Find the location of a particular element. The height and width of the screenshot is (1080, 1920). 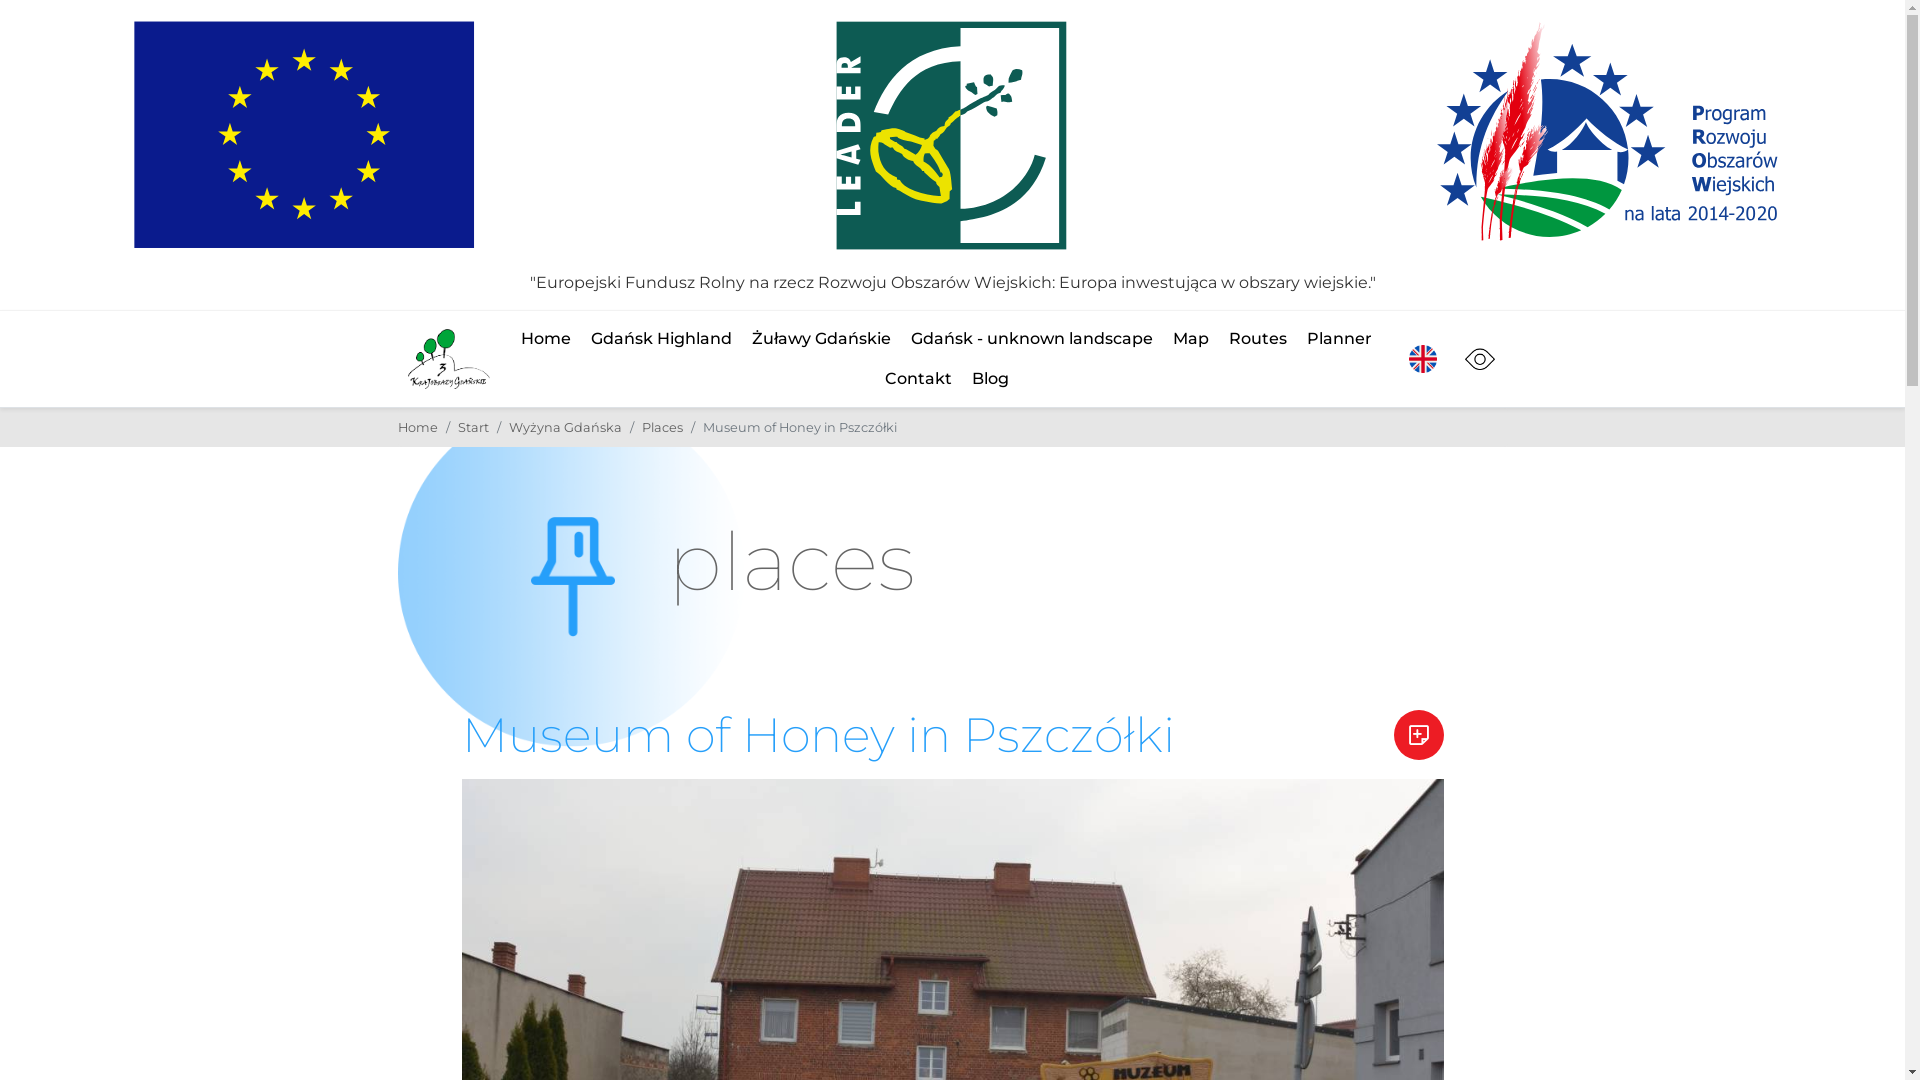

'Home' is located at coordinates (416, 426).